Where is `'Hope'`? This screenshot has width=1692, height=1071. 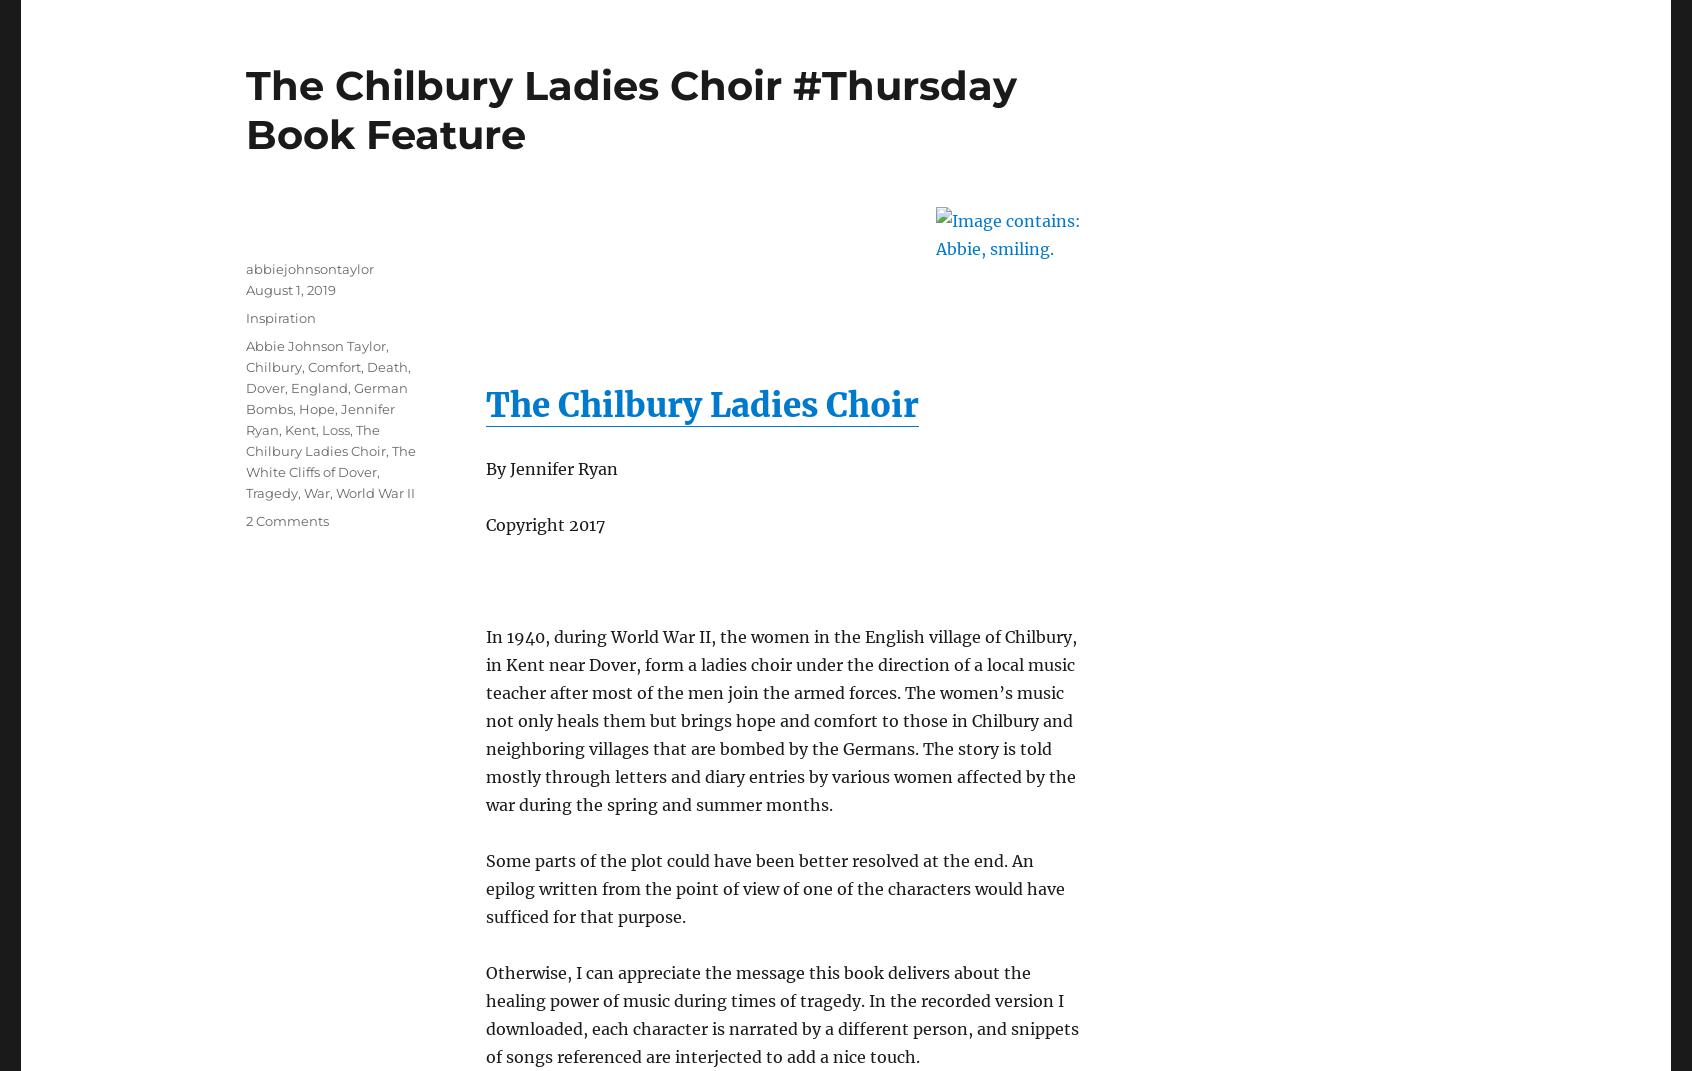
'Hope' is located at coordinates (316, 408).